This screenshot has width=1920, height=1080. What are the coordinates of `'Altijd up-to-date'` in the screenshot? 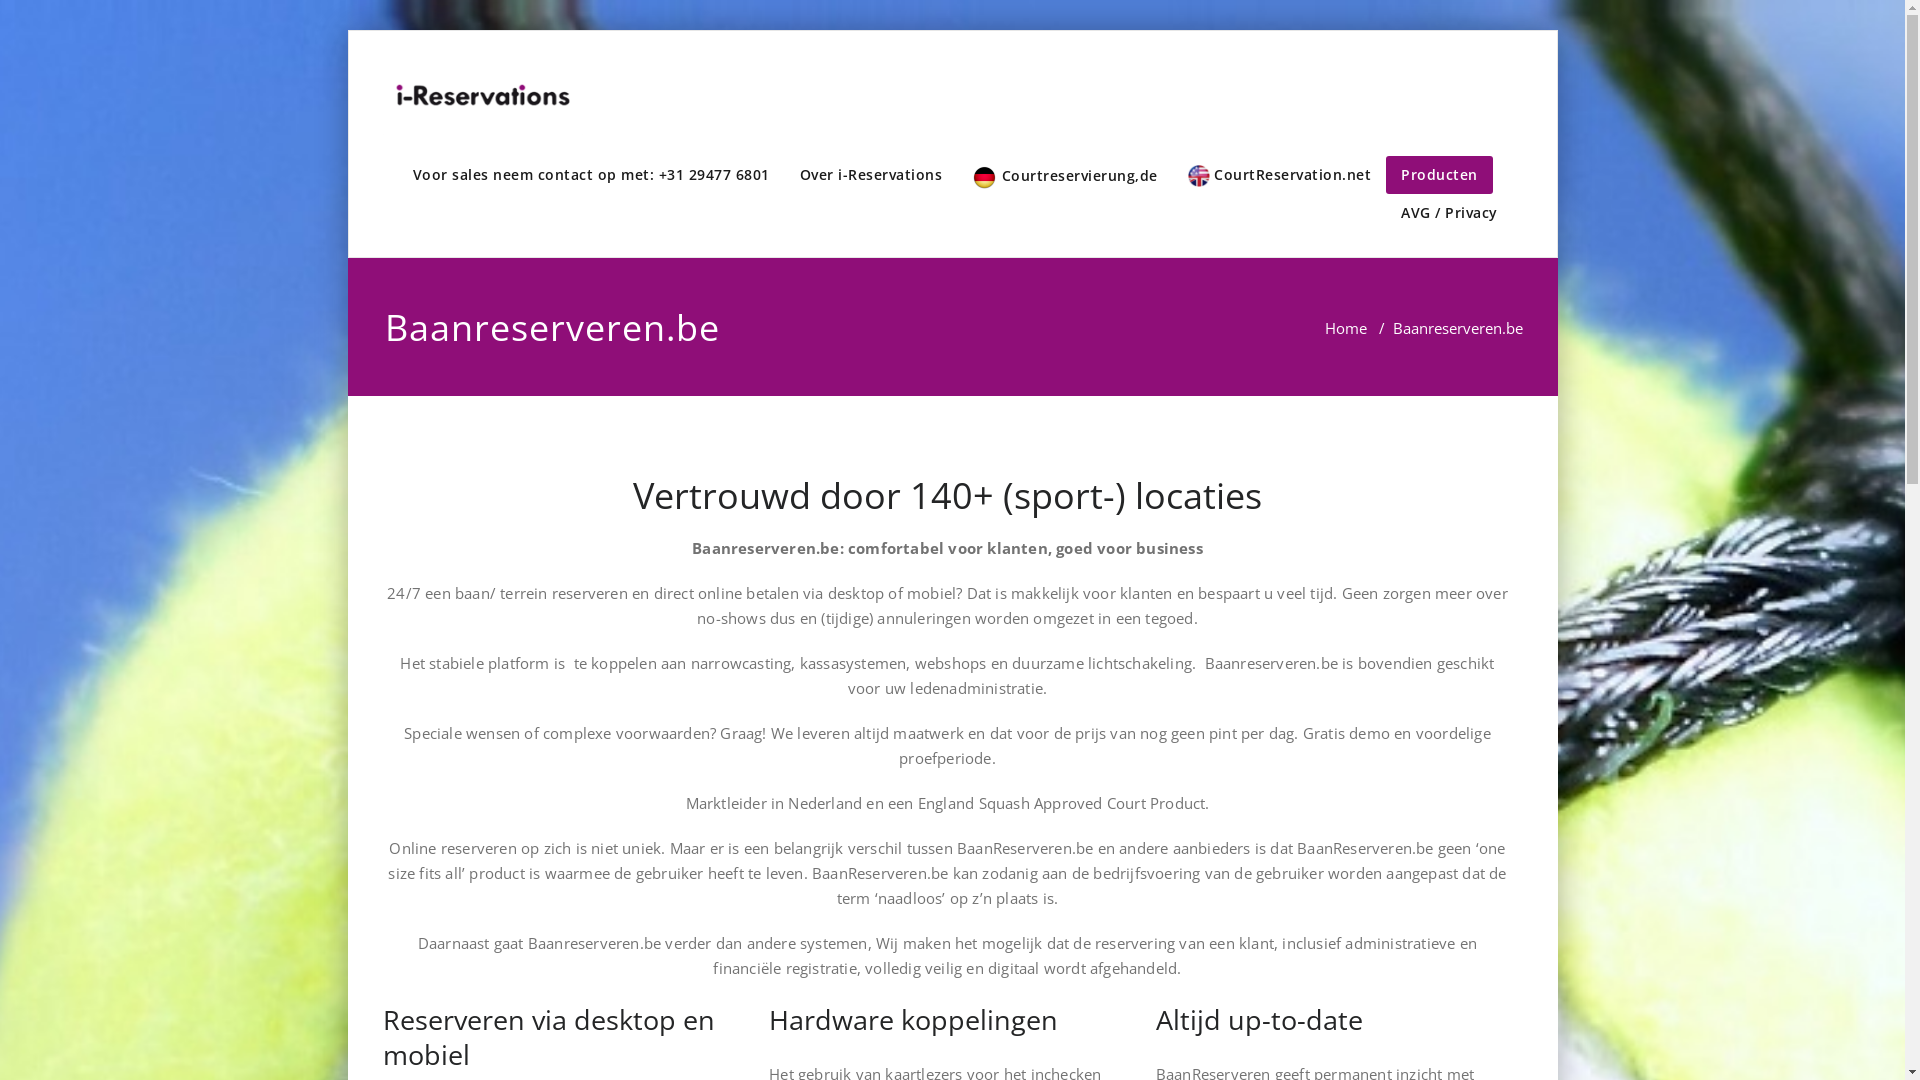 It's located at (1258, 1019).